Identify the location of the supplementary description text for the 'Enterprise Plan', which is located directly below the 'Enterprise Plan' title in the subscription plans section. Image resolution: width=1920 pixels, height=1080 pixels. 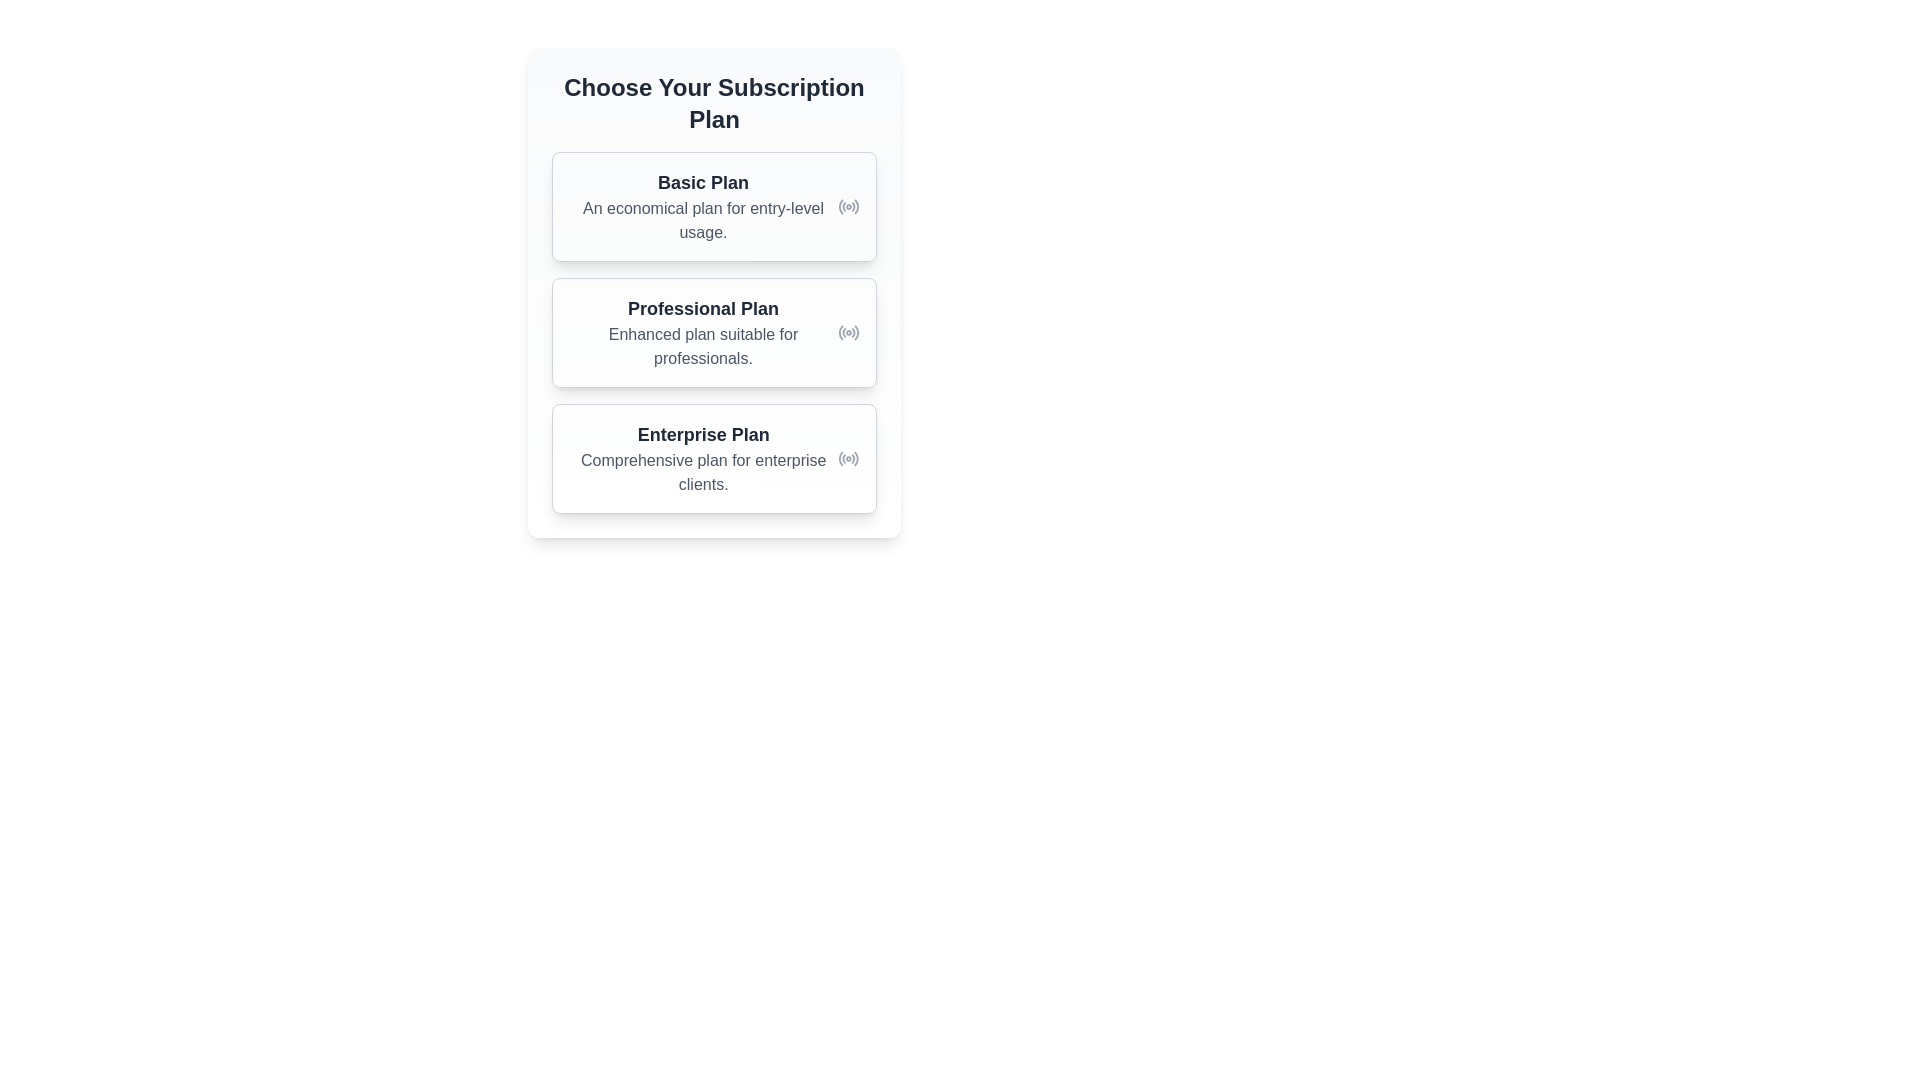
(703, 473).